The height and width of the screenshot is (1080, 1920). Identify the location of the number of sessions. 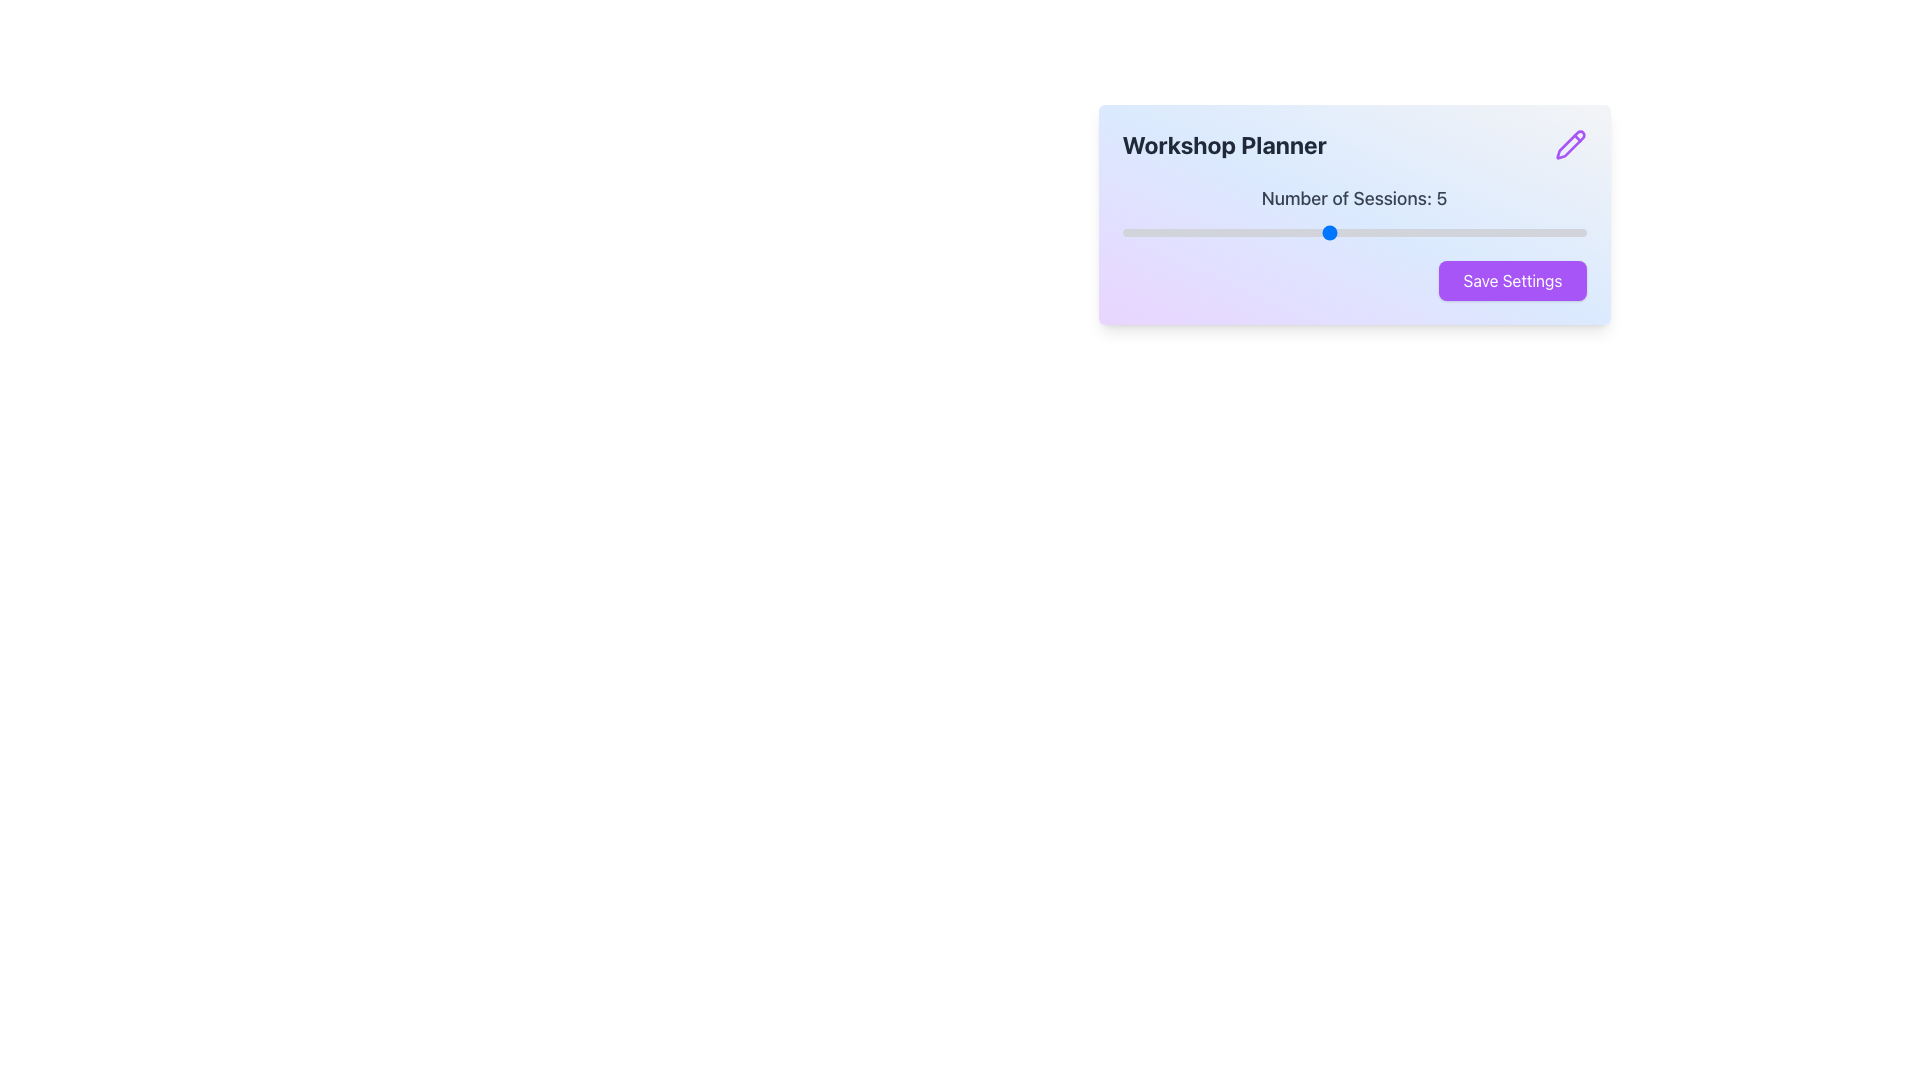
(1533, 231).